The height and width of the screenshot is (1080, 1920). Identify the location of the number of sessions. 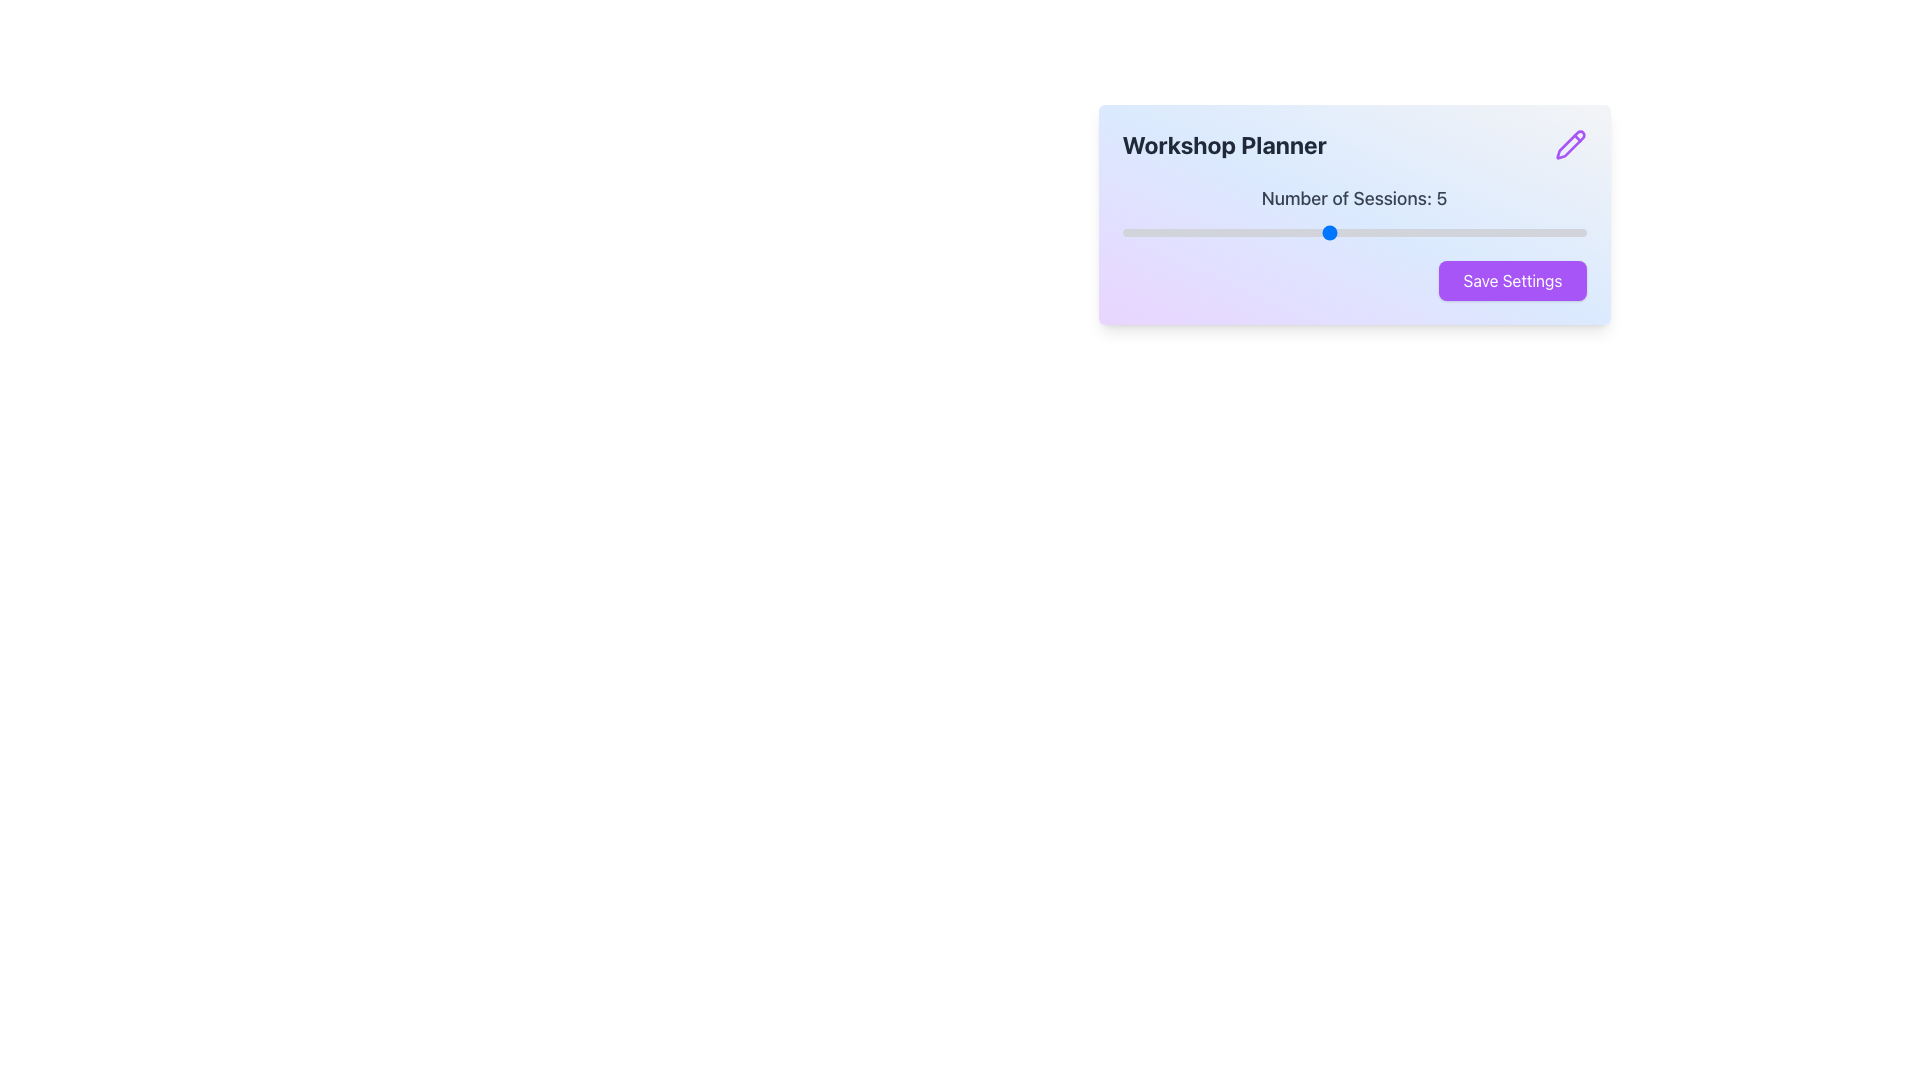
(1533, 231).